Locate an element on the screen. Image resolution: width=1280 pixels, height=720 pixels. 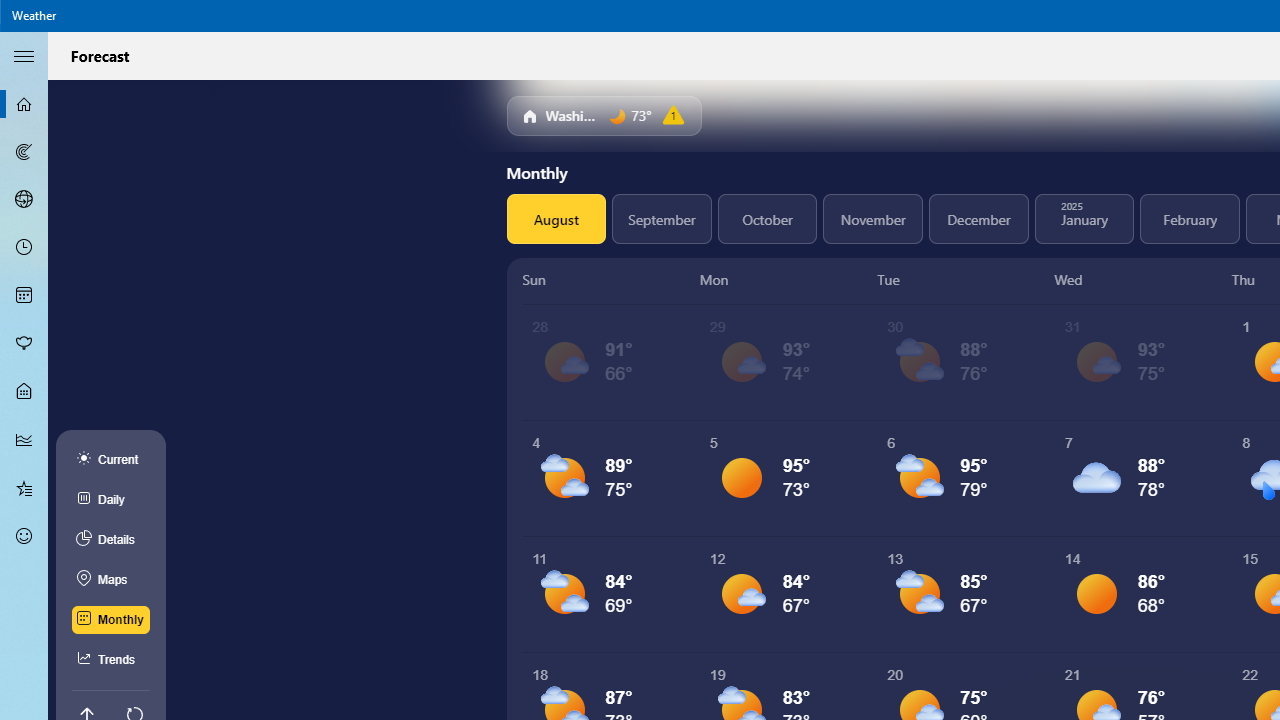
'Historical Weather - Not Selected' is located at coordinates (24, 438).